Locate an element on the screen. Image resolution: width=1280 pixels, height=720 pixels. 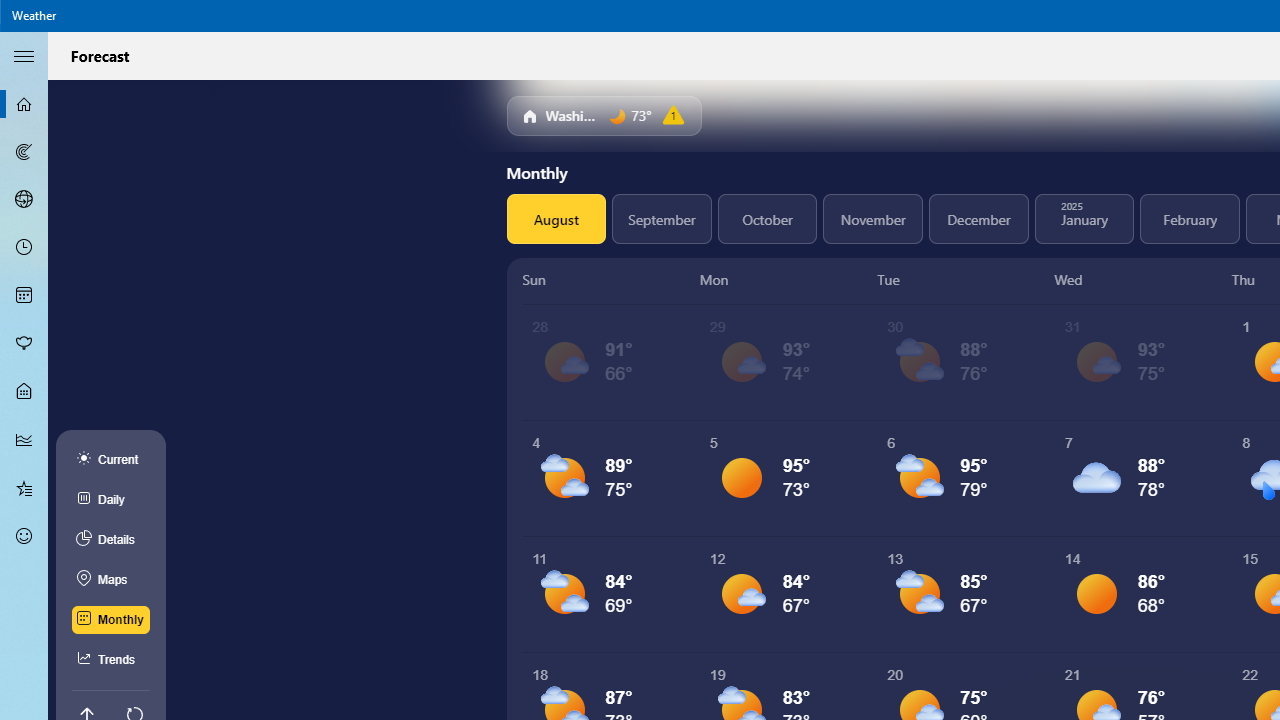
'Historical Weather - Not Selected' is located at coordinates (24, 438).